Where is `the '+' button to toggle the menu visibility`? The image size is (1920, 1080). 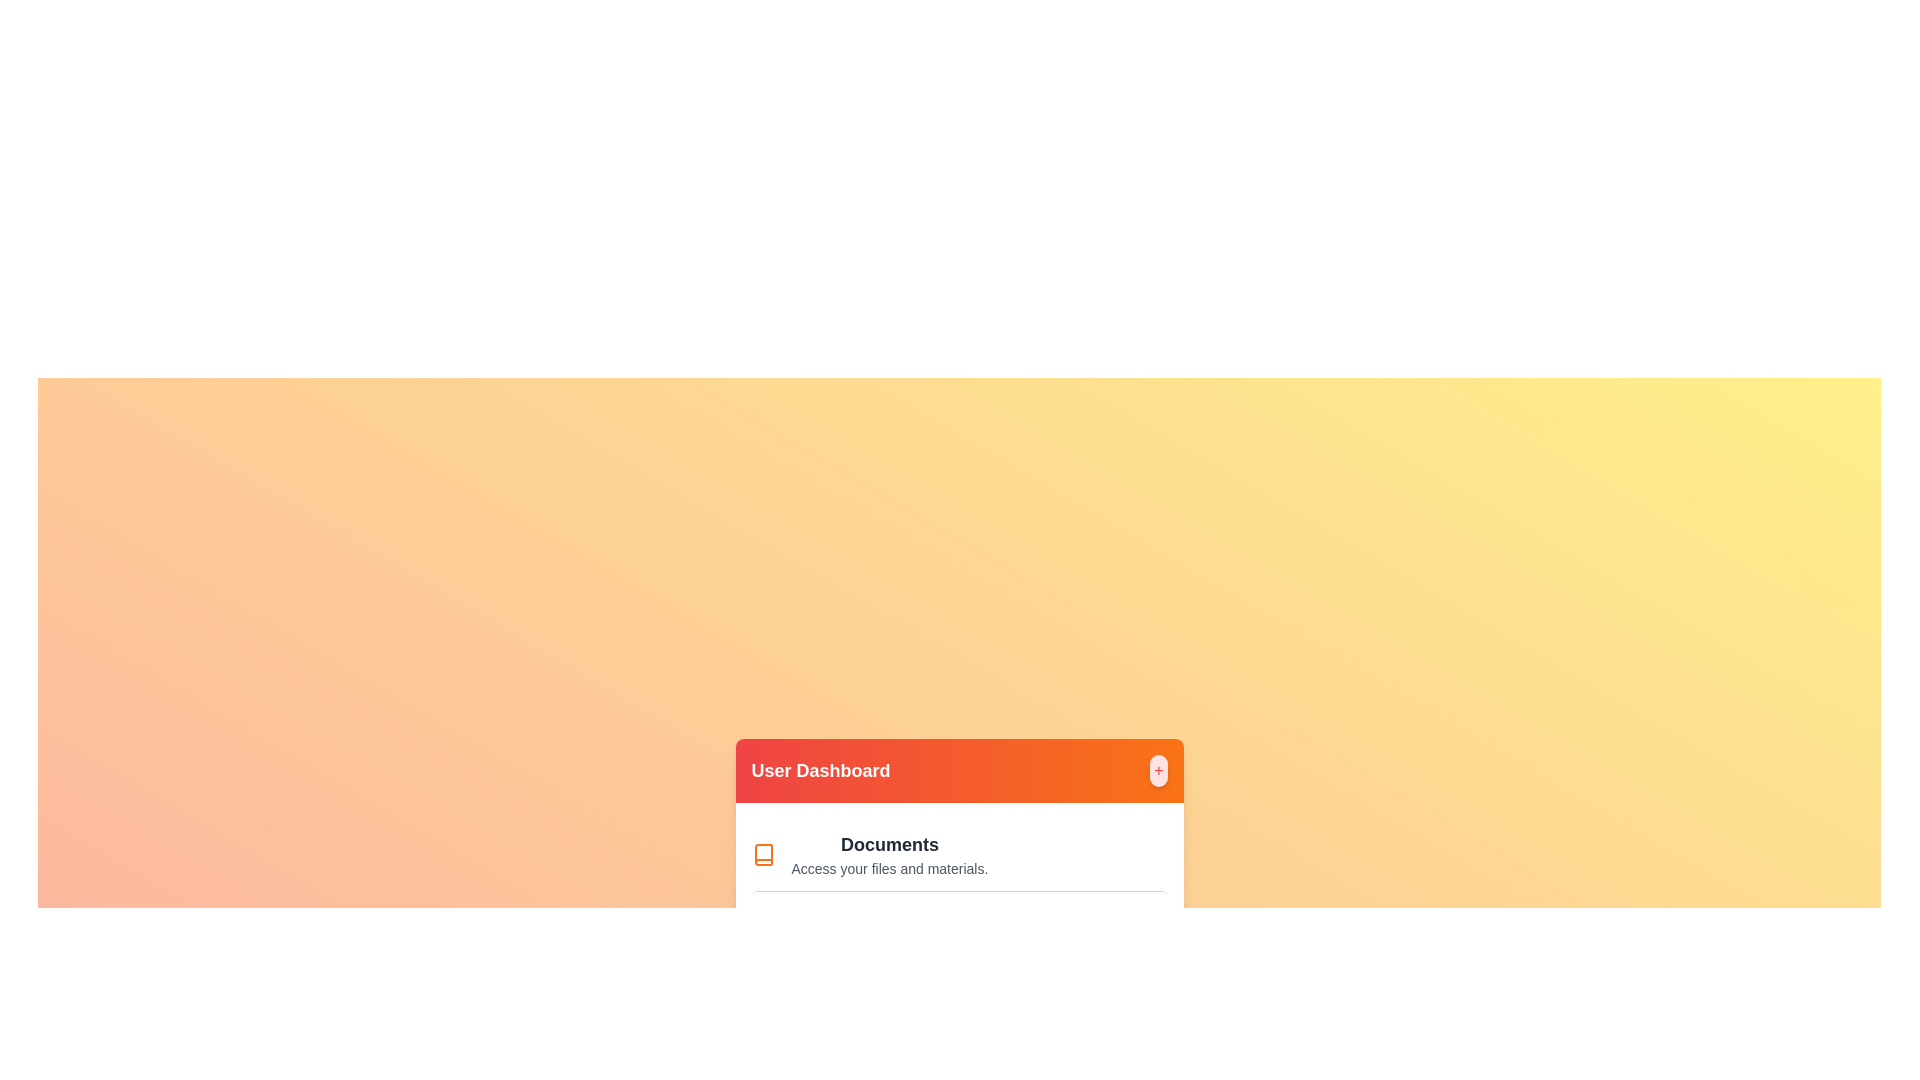 the '+' button to toggle the menu visibility is located at coordinates (1158, 770).